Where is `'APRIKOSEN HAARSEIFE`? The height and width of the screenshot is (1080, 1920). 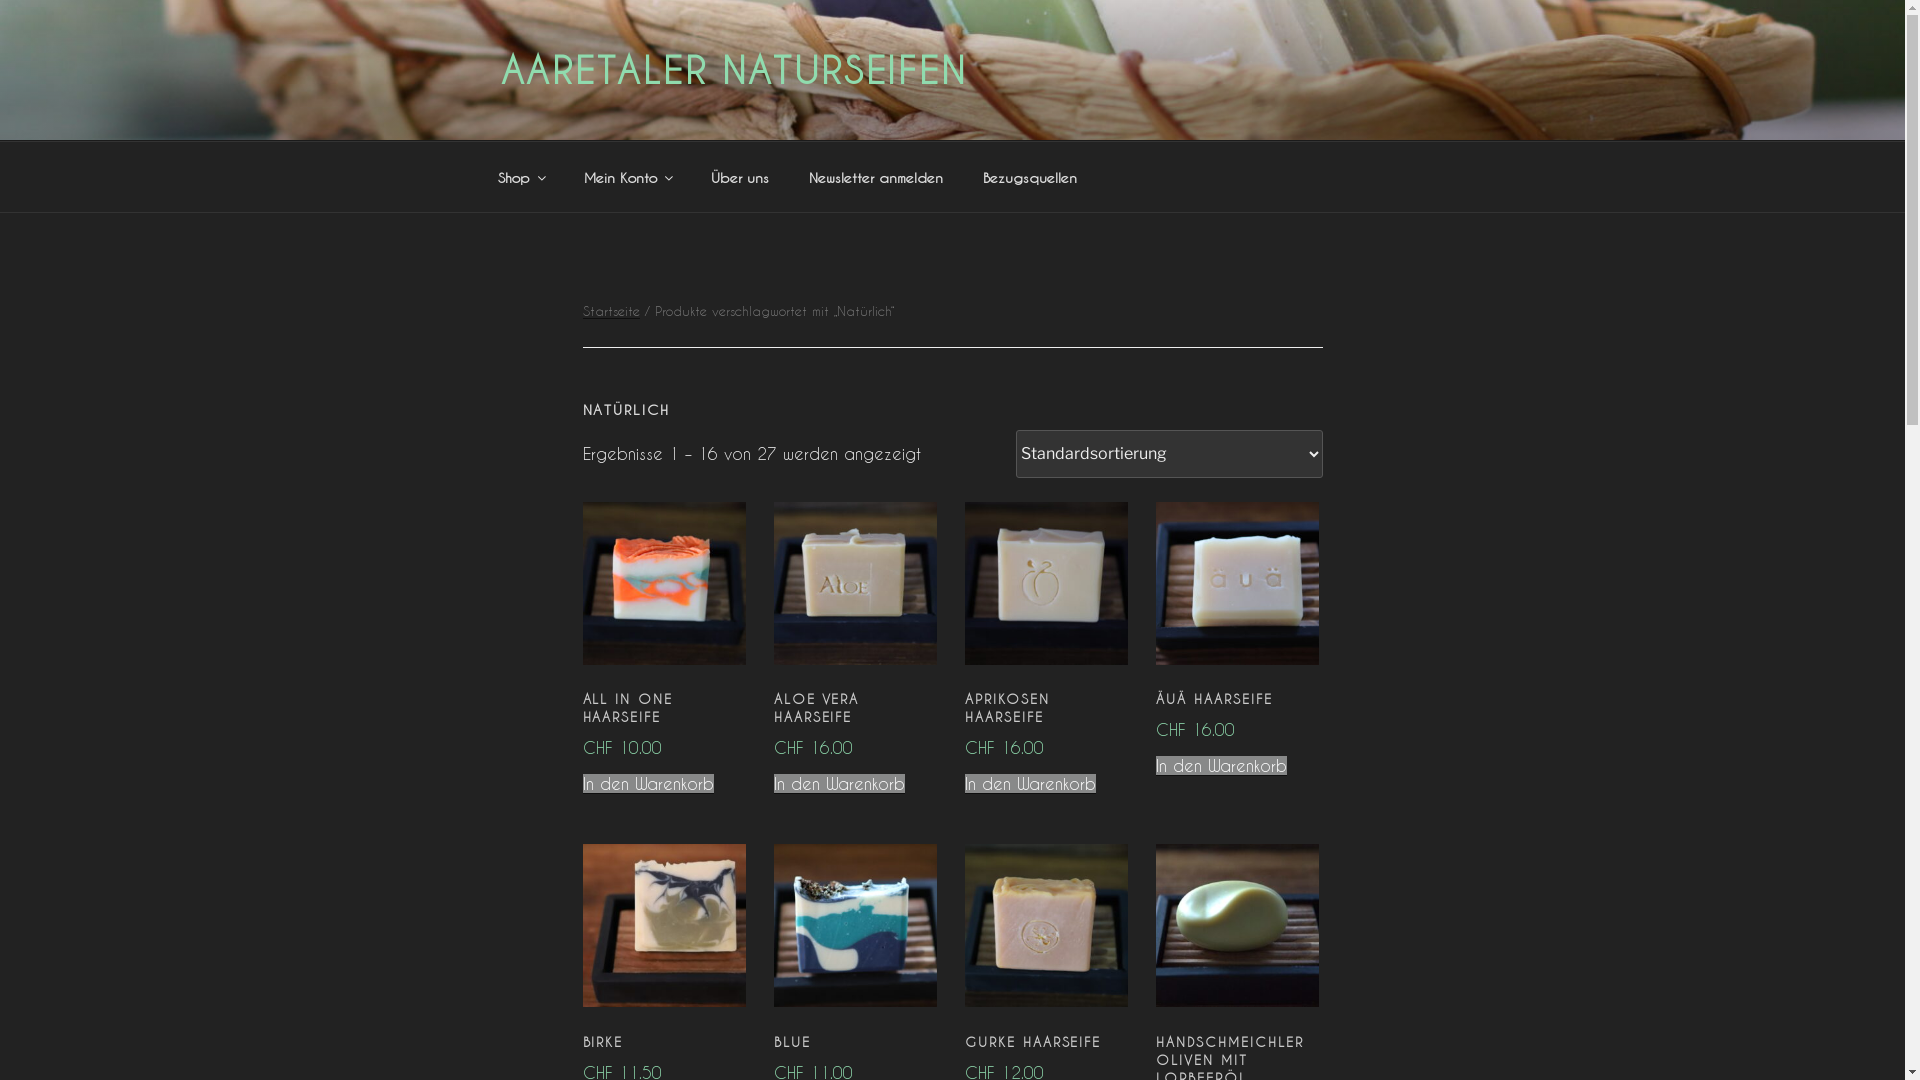 'APRIKOSEN HAARSEIFE is located at coordinates (964, 721).